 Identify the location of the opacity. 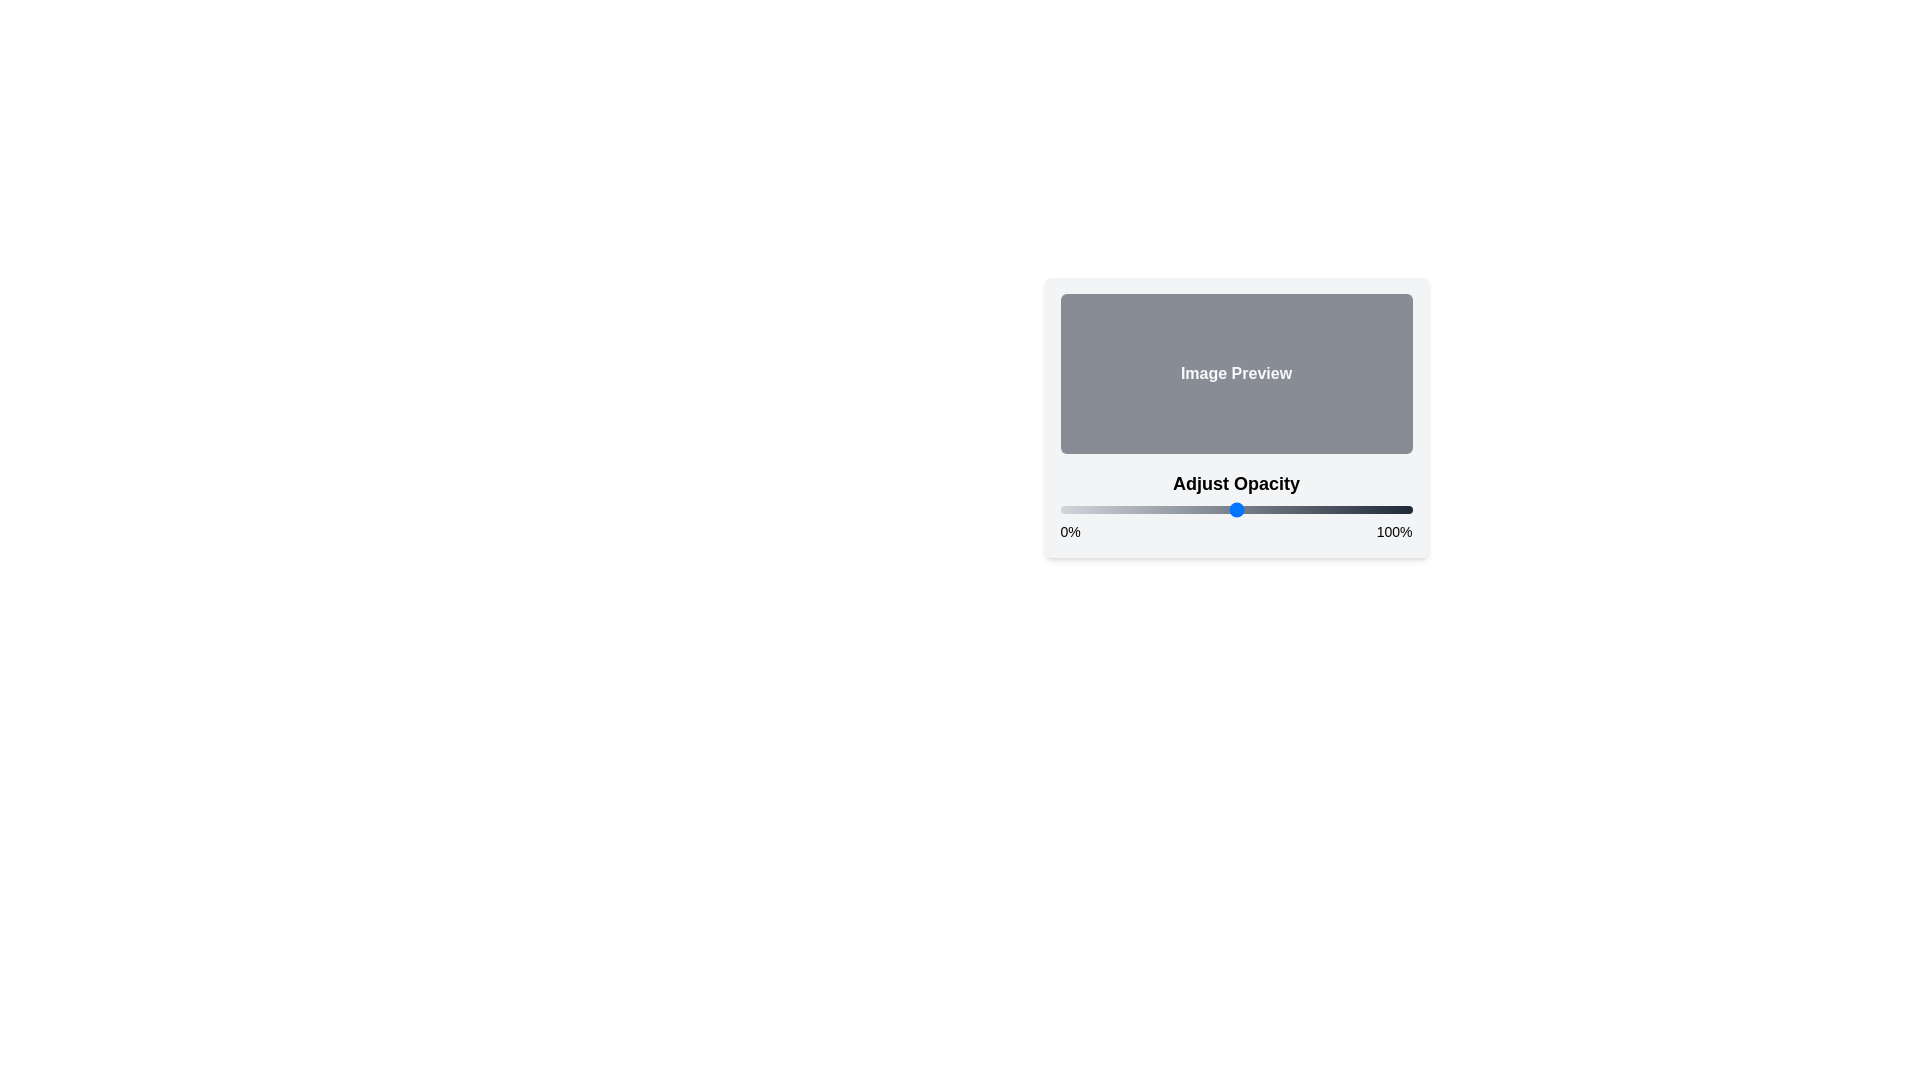
(1306, 508).